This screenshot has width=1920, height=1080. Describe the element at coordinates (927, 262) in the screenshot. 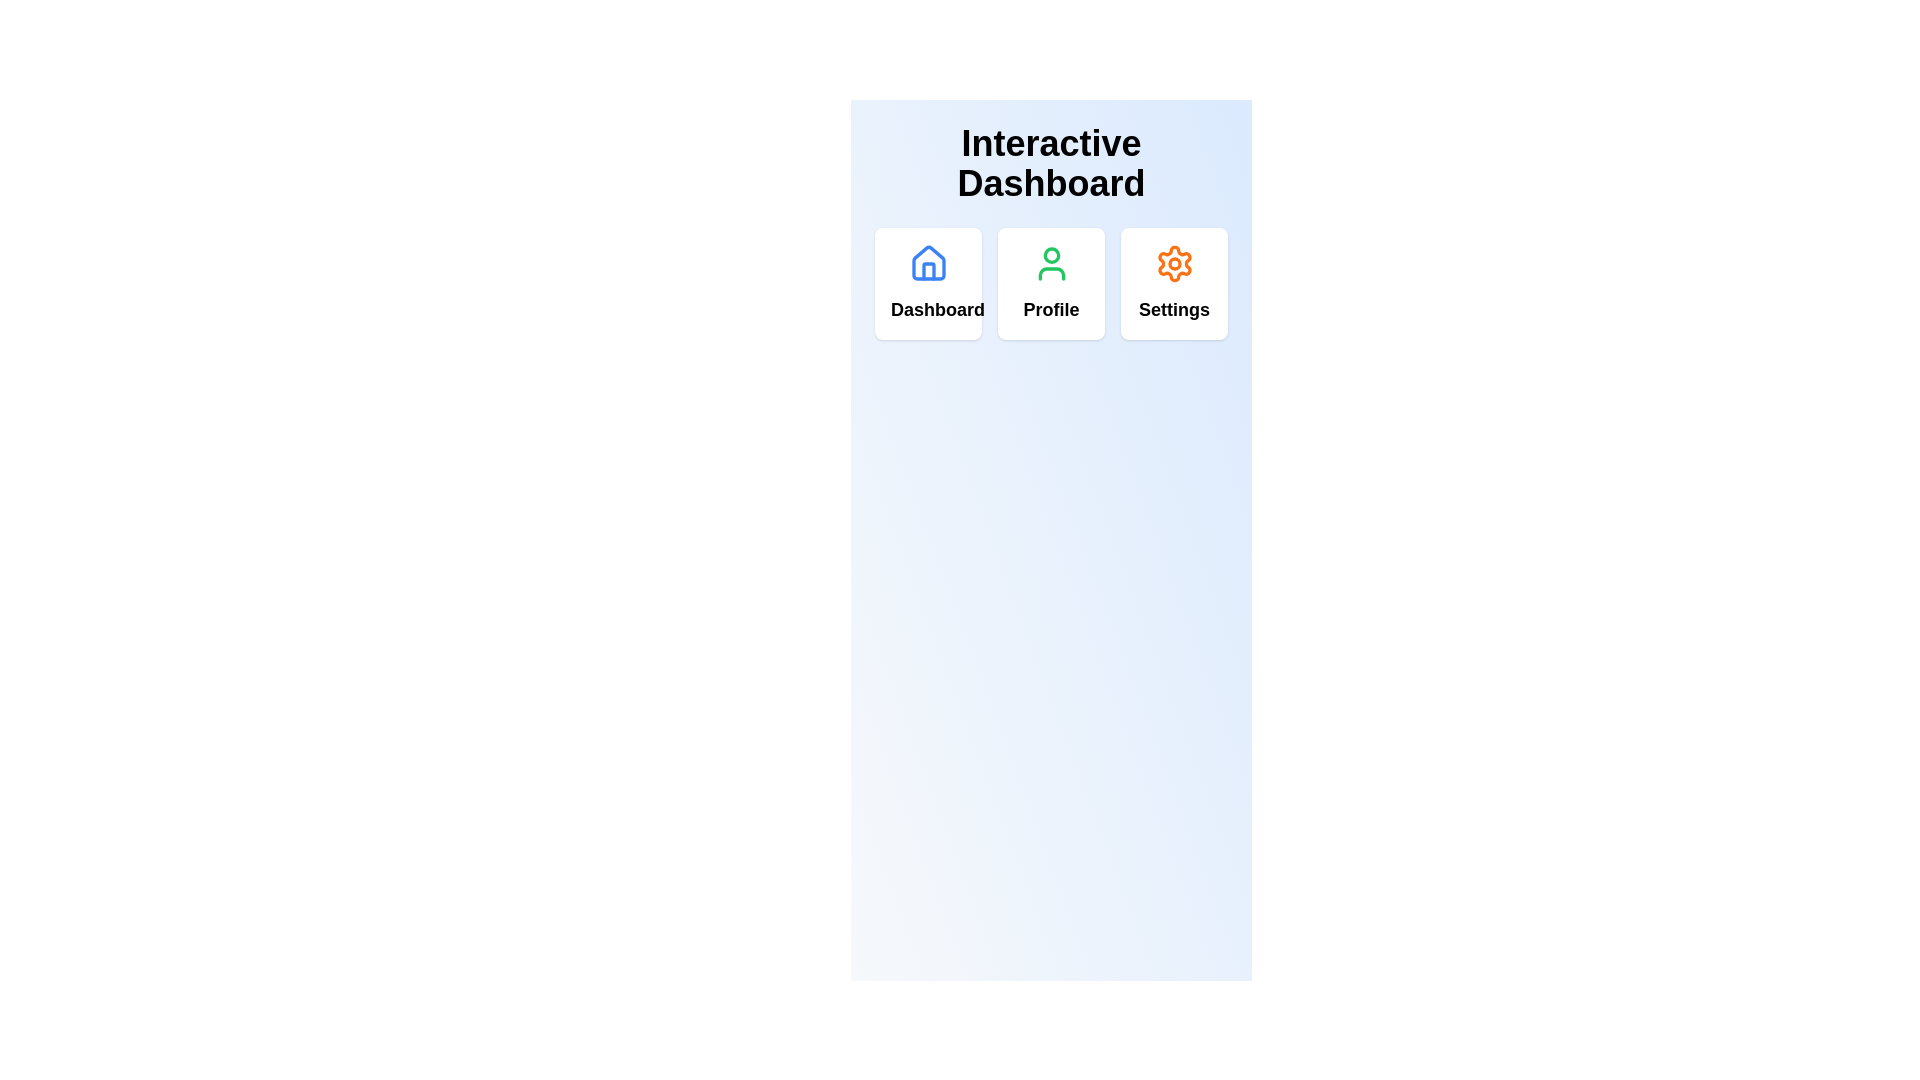

I see `the leftmost icon under the 'Interactive Dashboard' heading` at that location.